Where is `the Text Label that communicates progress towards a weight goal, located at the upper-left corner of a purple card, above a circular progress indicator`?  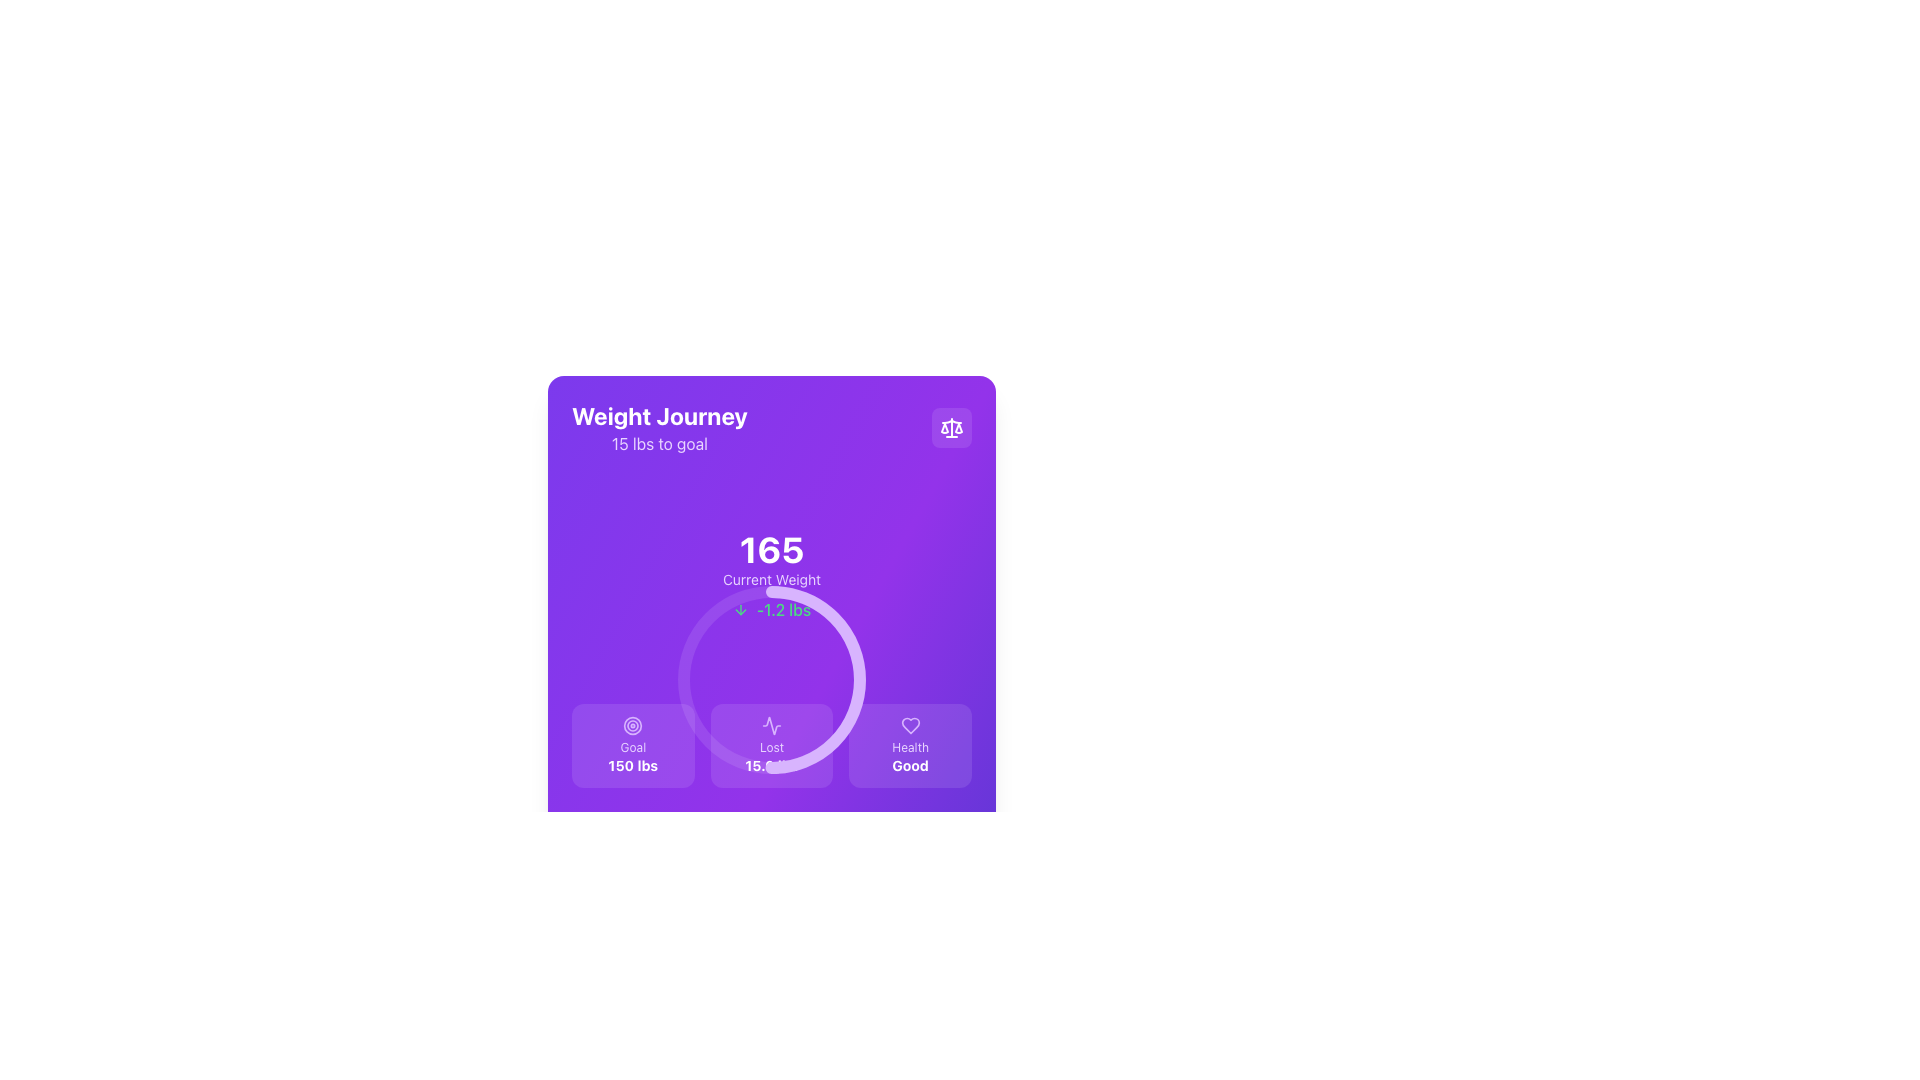 the Text Label that communicates progress towards a weight goal, located at the upper-left corner of a purple card, above a circular progress indicator is located at coordinates (659, 427).